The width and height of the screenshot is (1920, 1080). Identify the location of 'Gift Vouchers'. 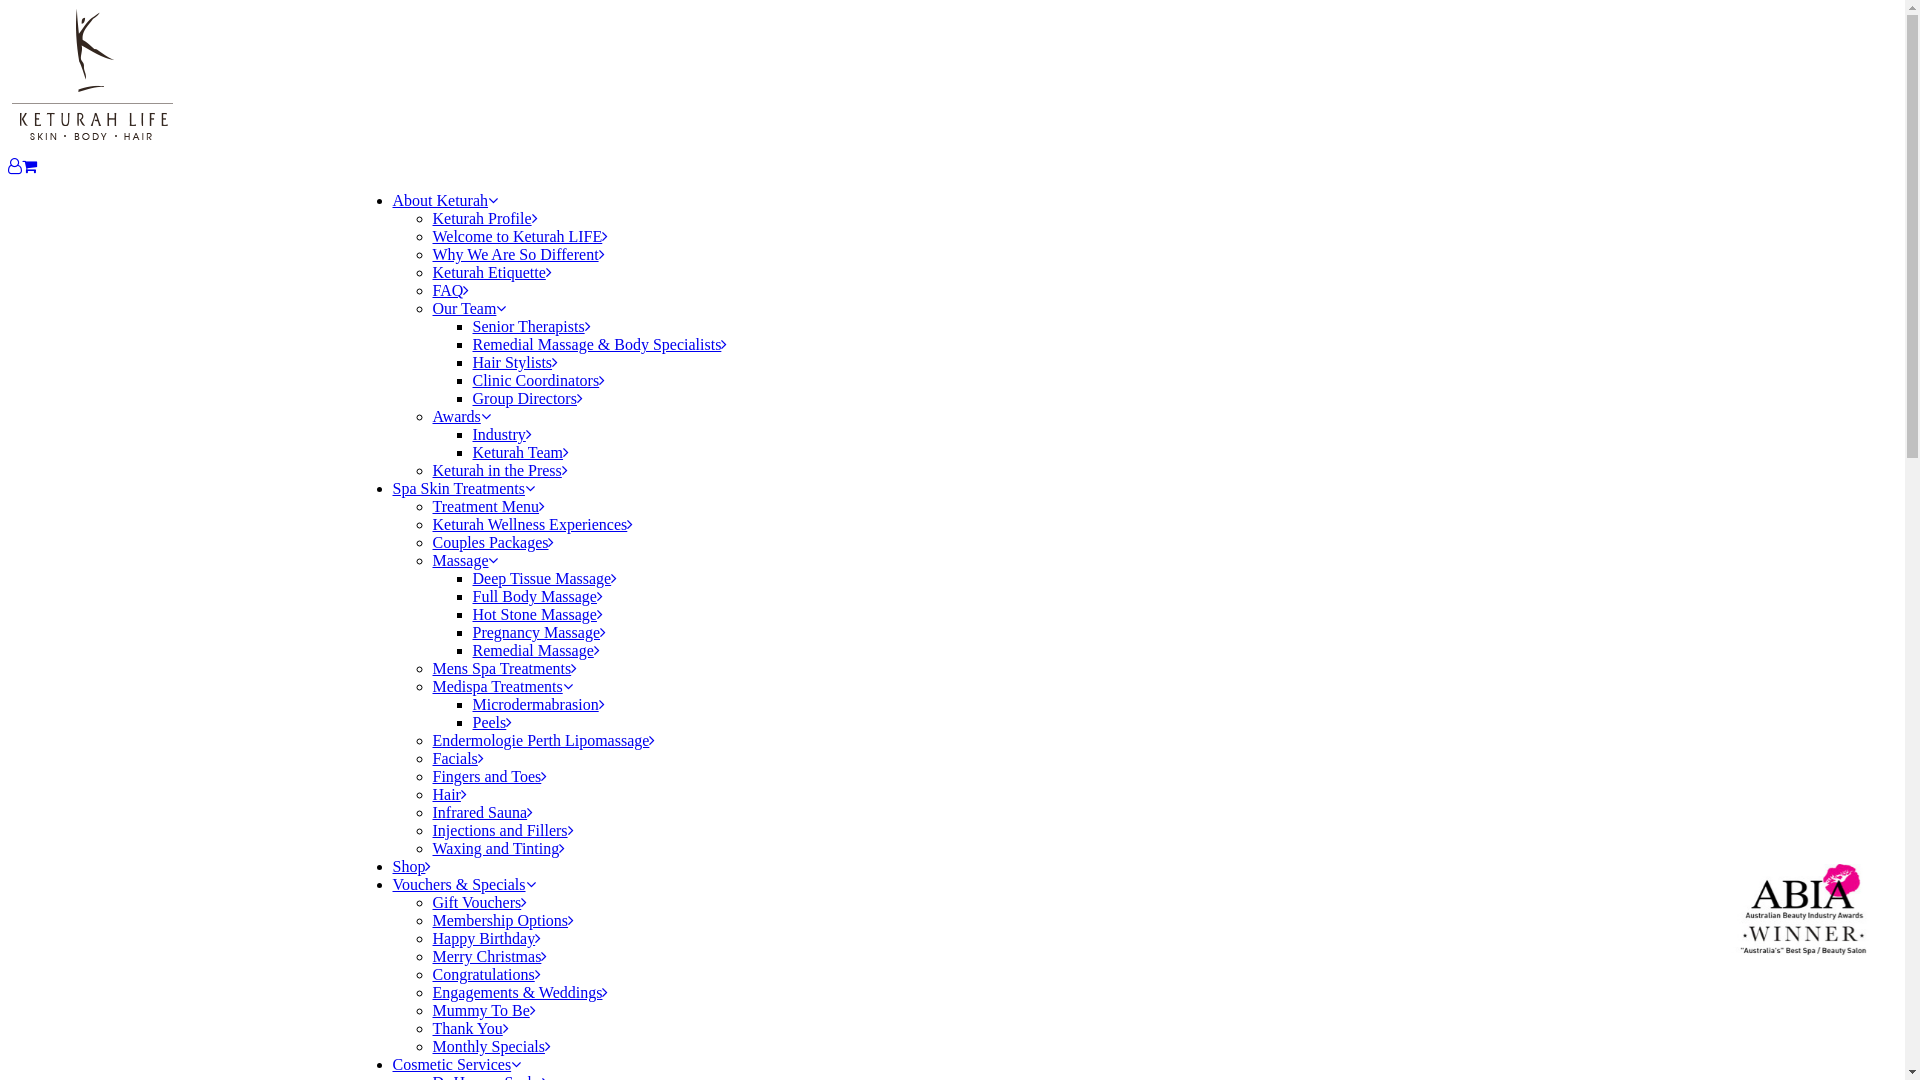
(478, 902).